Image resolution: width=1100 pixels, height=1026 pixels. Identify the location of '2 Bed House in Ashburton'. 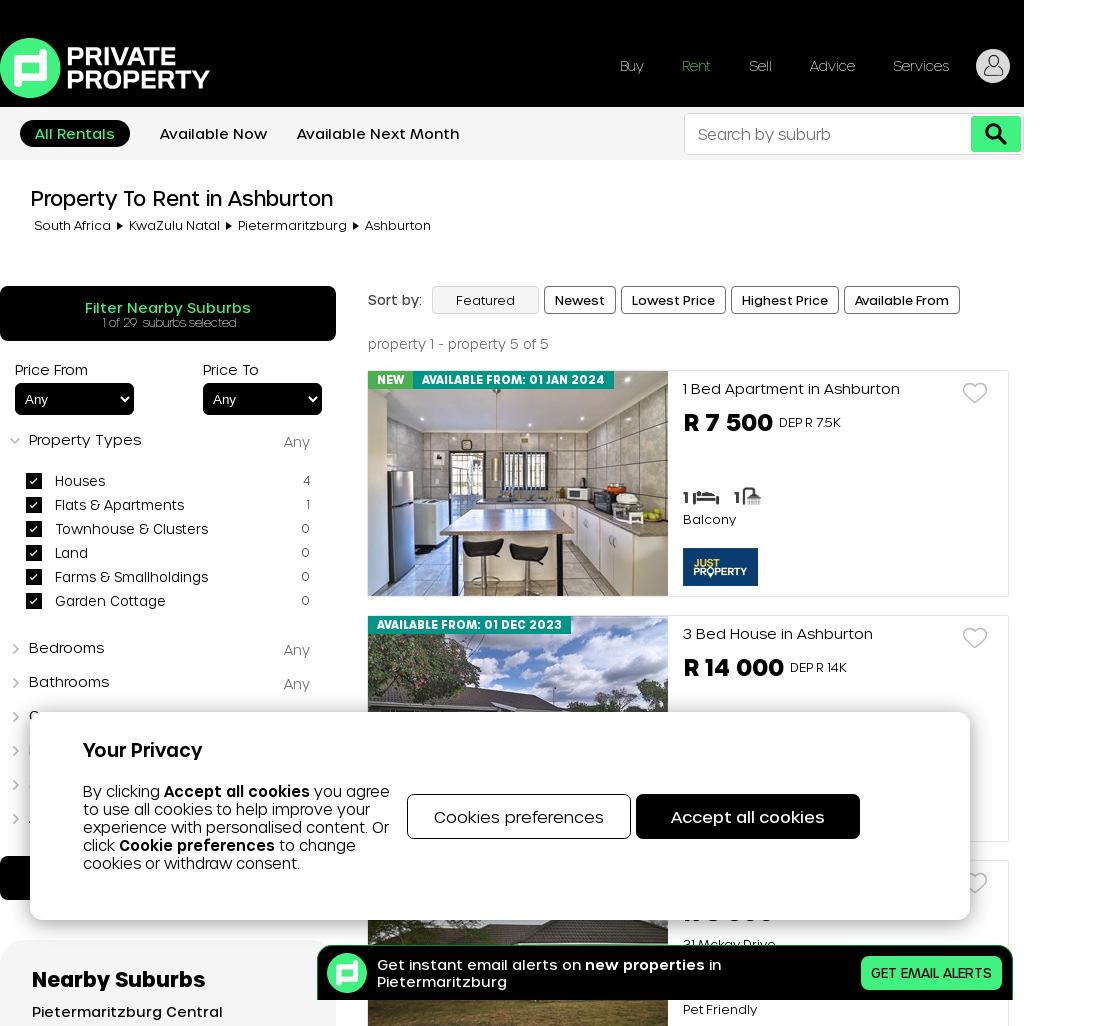
(778, 877).